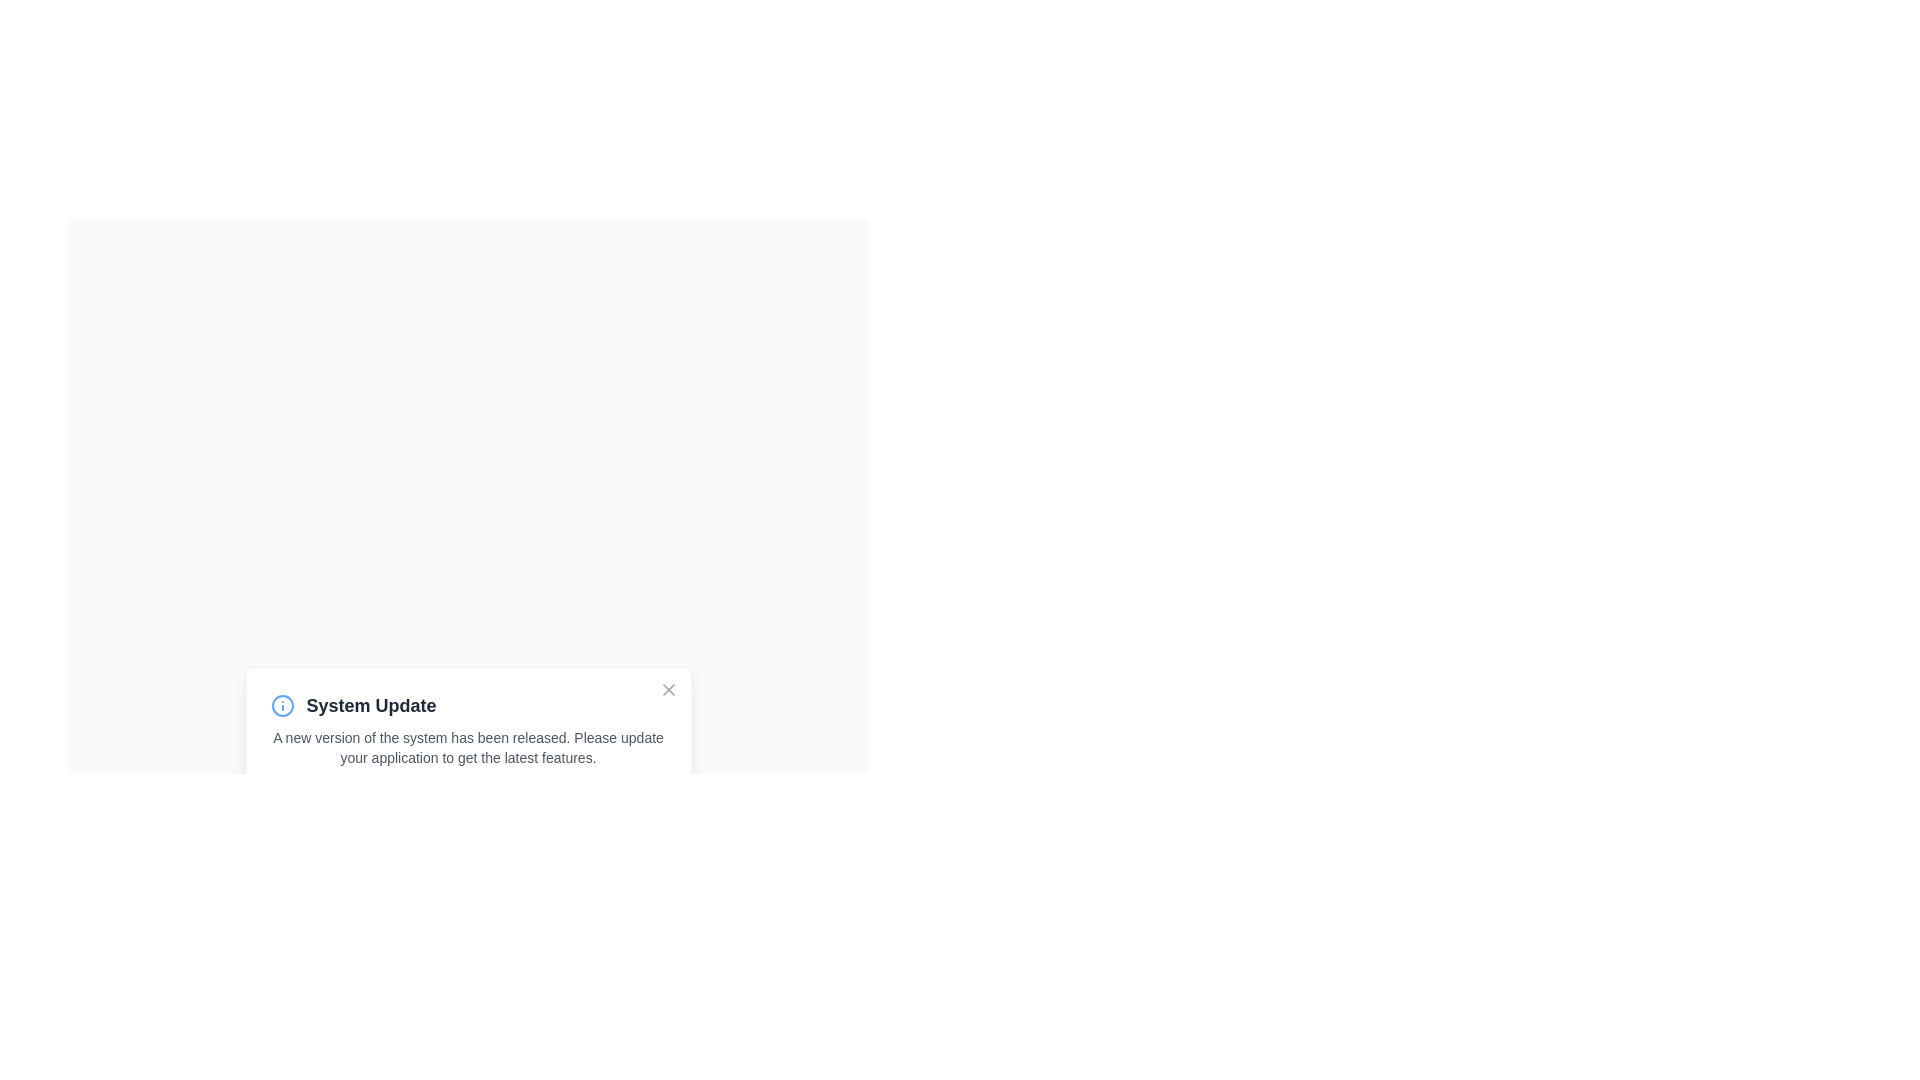 This screenshot has width=1920, height=1080. I want to click on the close button icon, which appears as a cross, located at the top-right corner of the 'System Update' popup notification, so click(668, 689).